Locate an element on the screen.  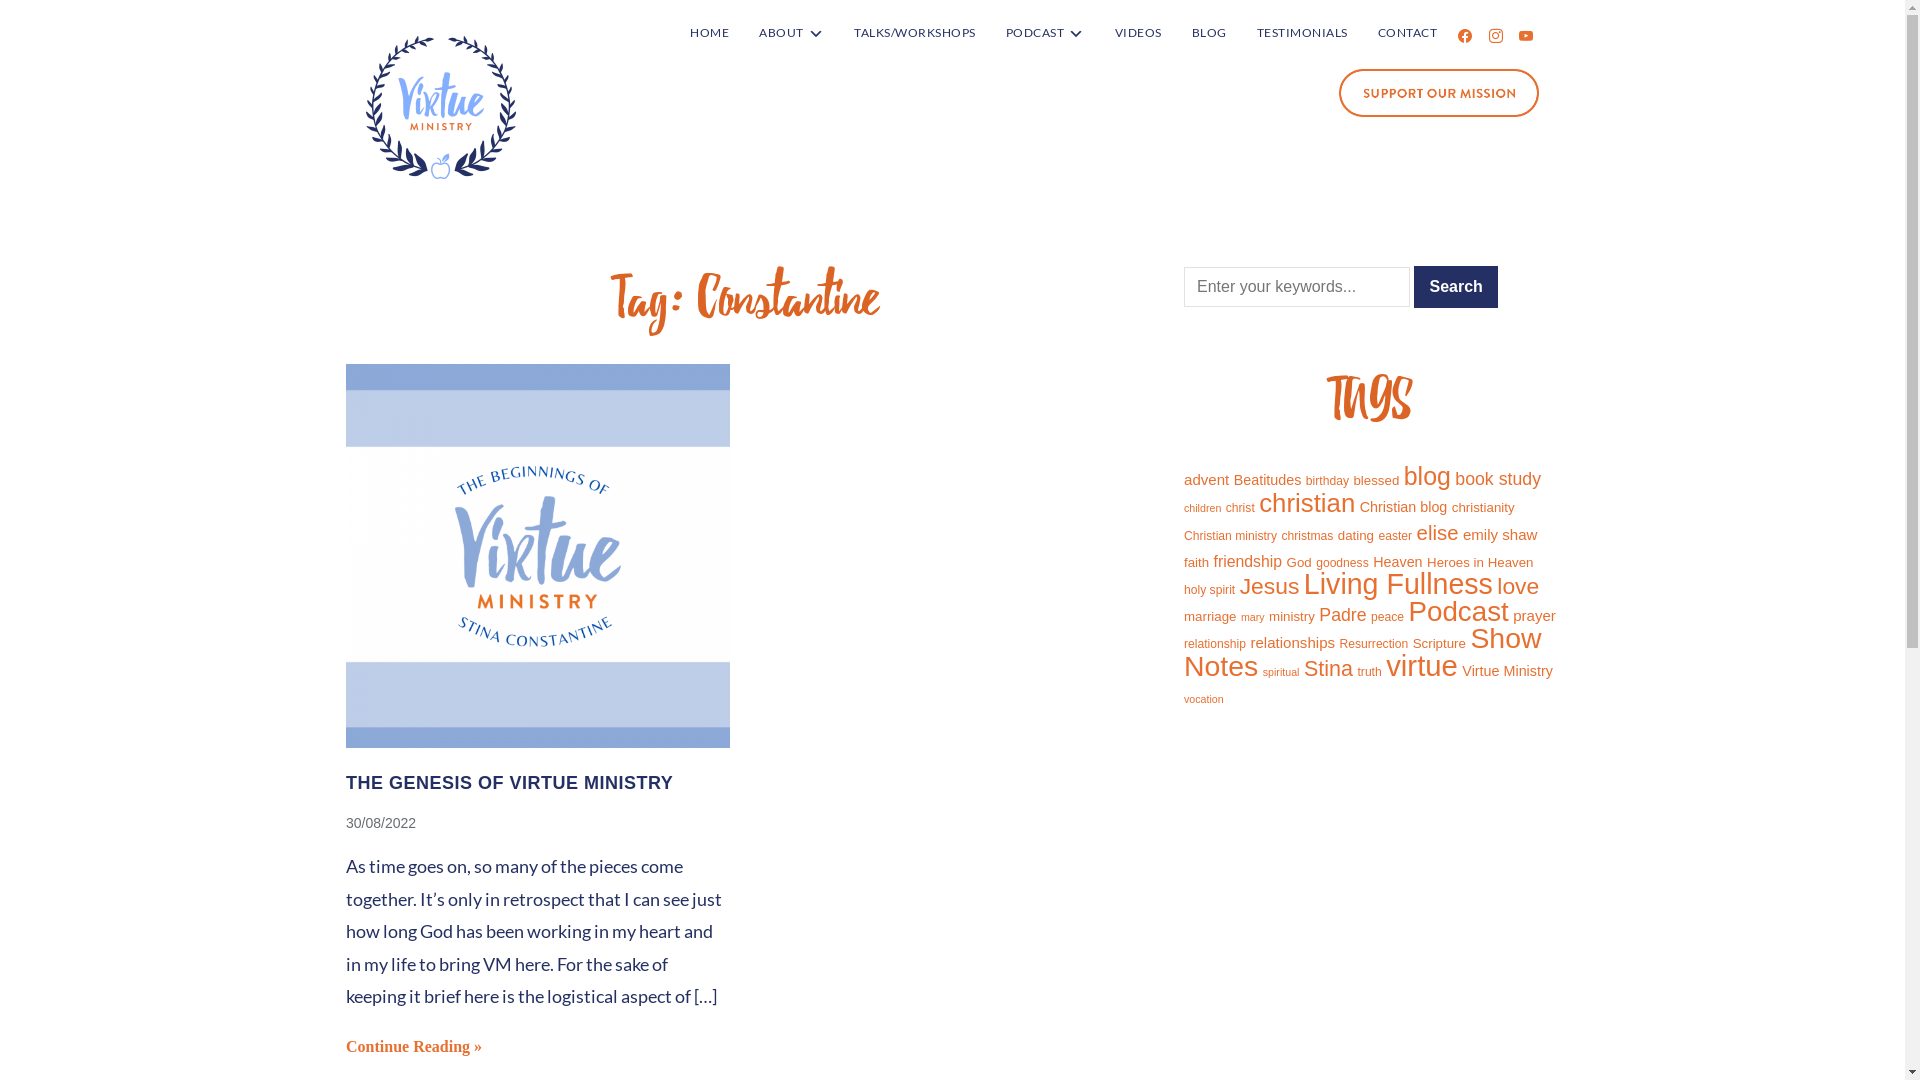
'spiritual' is located at coordinates (1281, 671).